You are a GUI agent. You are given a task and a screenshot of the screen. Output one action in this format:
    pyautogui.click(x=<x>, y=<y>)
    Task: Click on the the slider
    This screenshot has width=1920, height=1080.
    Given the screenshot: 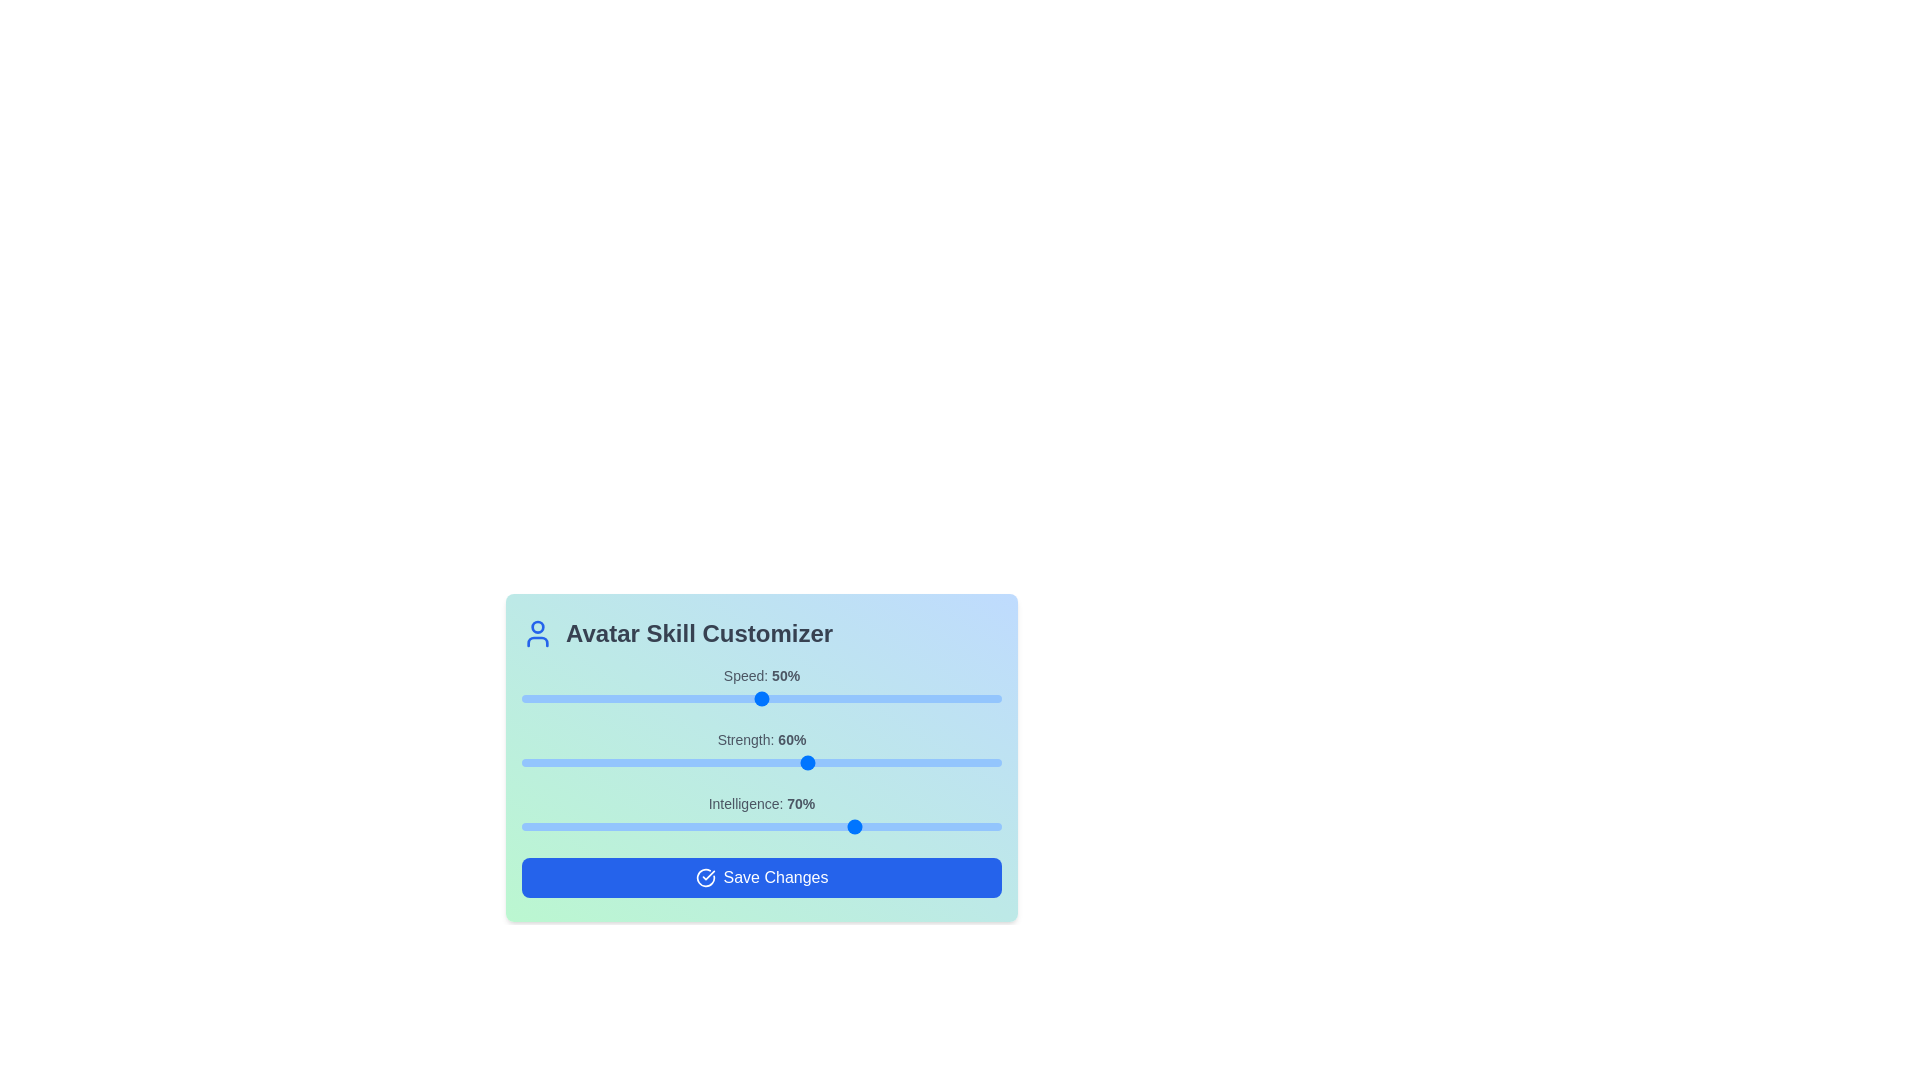 What is the action you would take?
    pyautogui.click(x=953, y=826)
    